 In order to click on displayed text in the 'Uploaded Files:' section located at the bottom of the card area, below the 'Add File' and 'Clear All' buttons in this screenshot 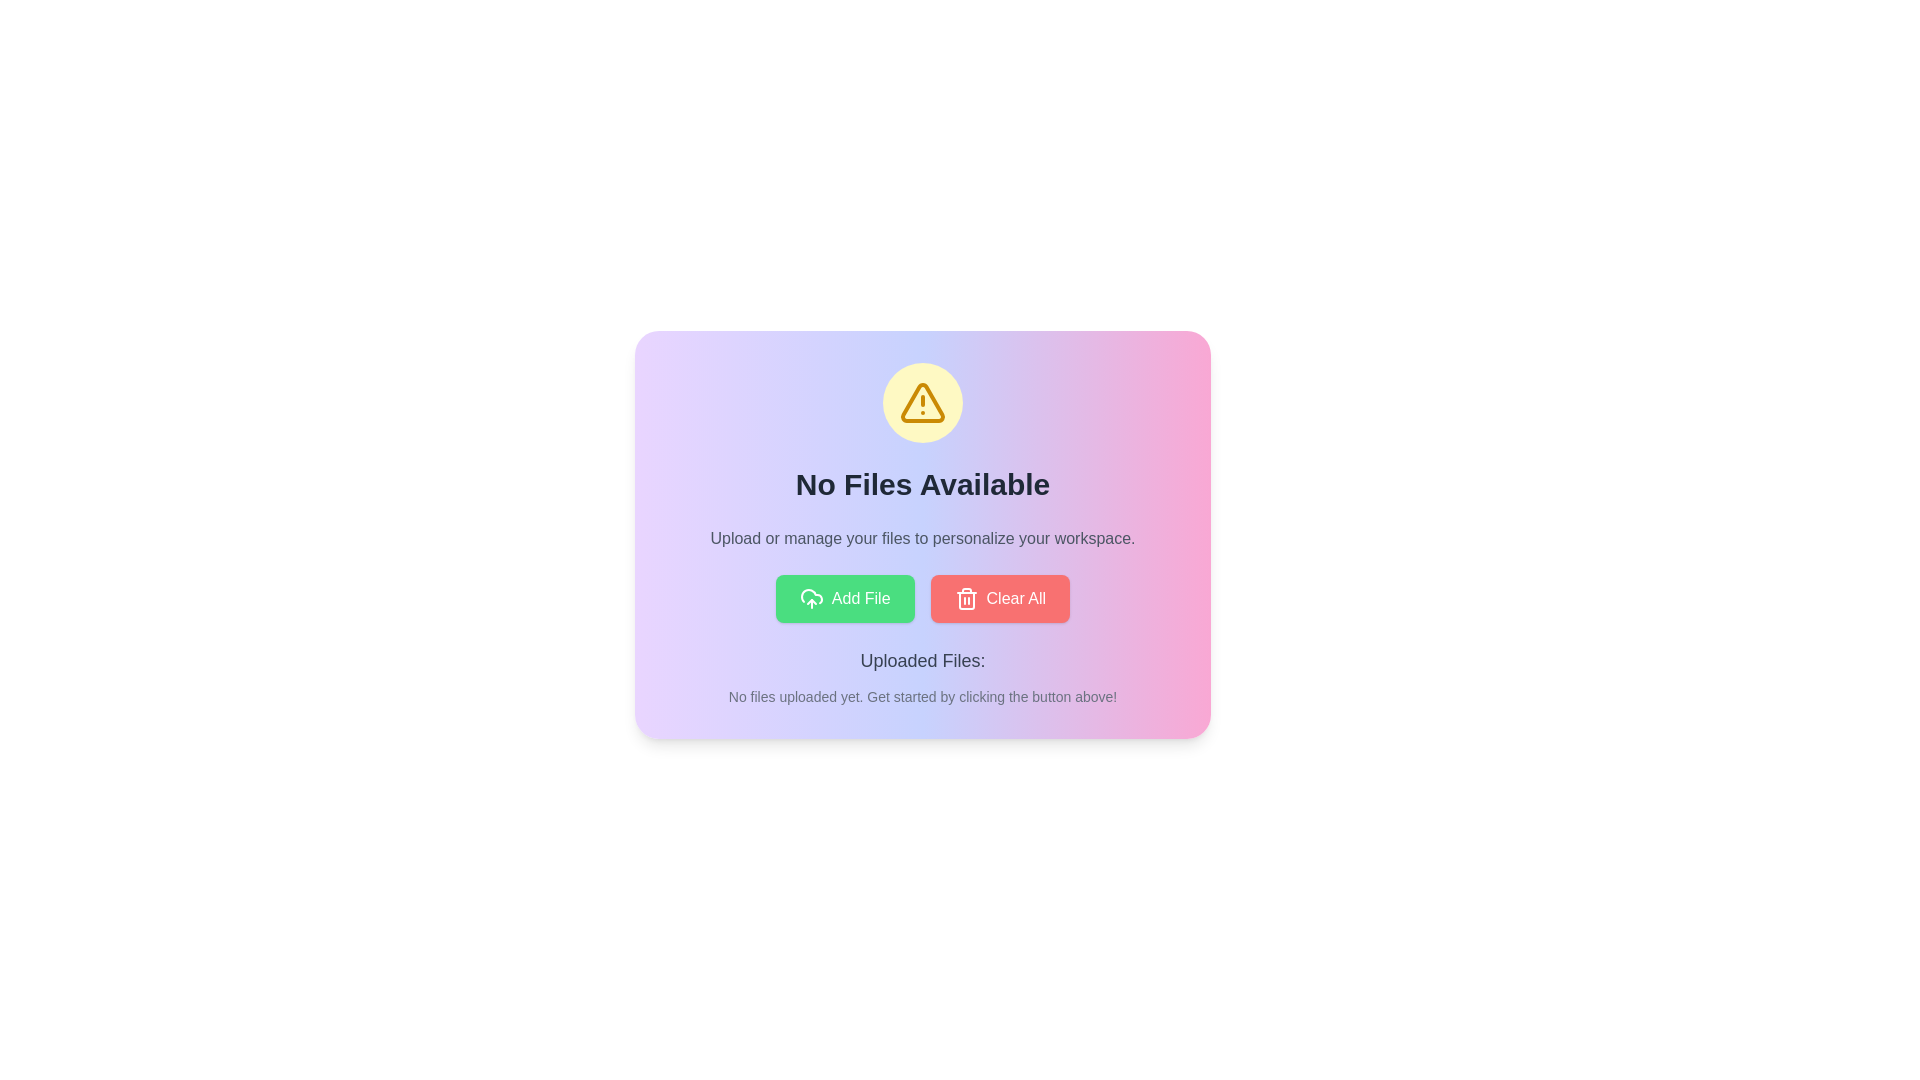, I will do `click(921, 676)`.